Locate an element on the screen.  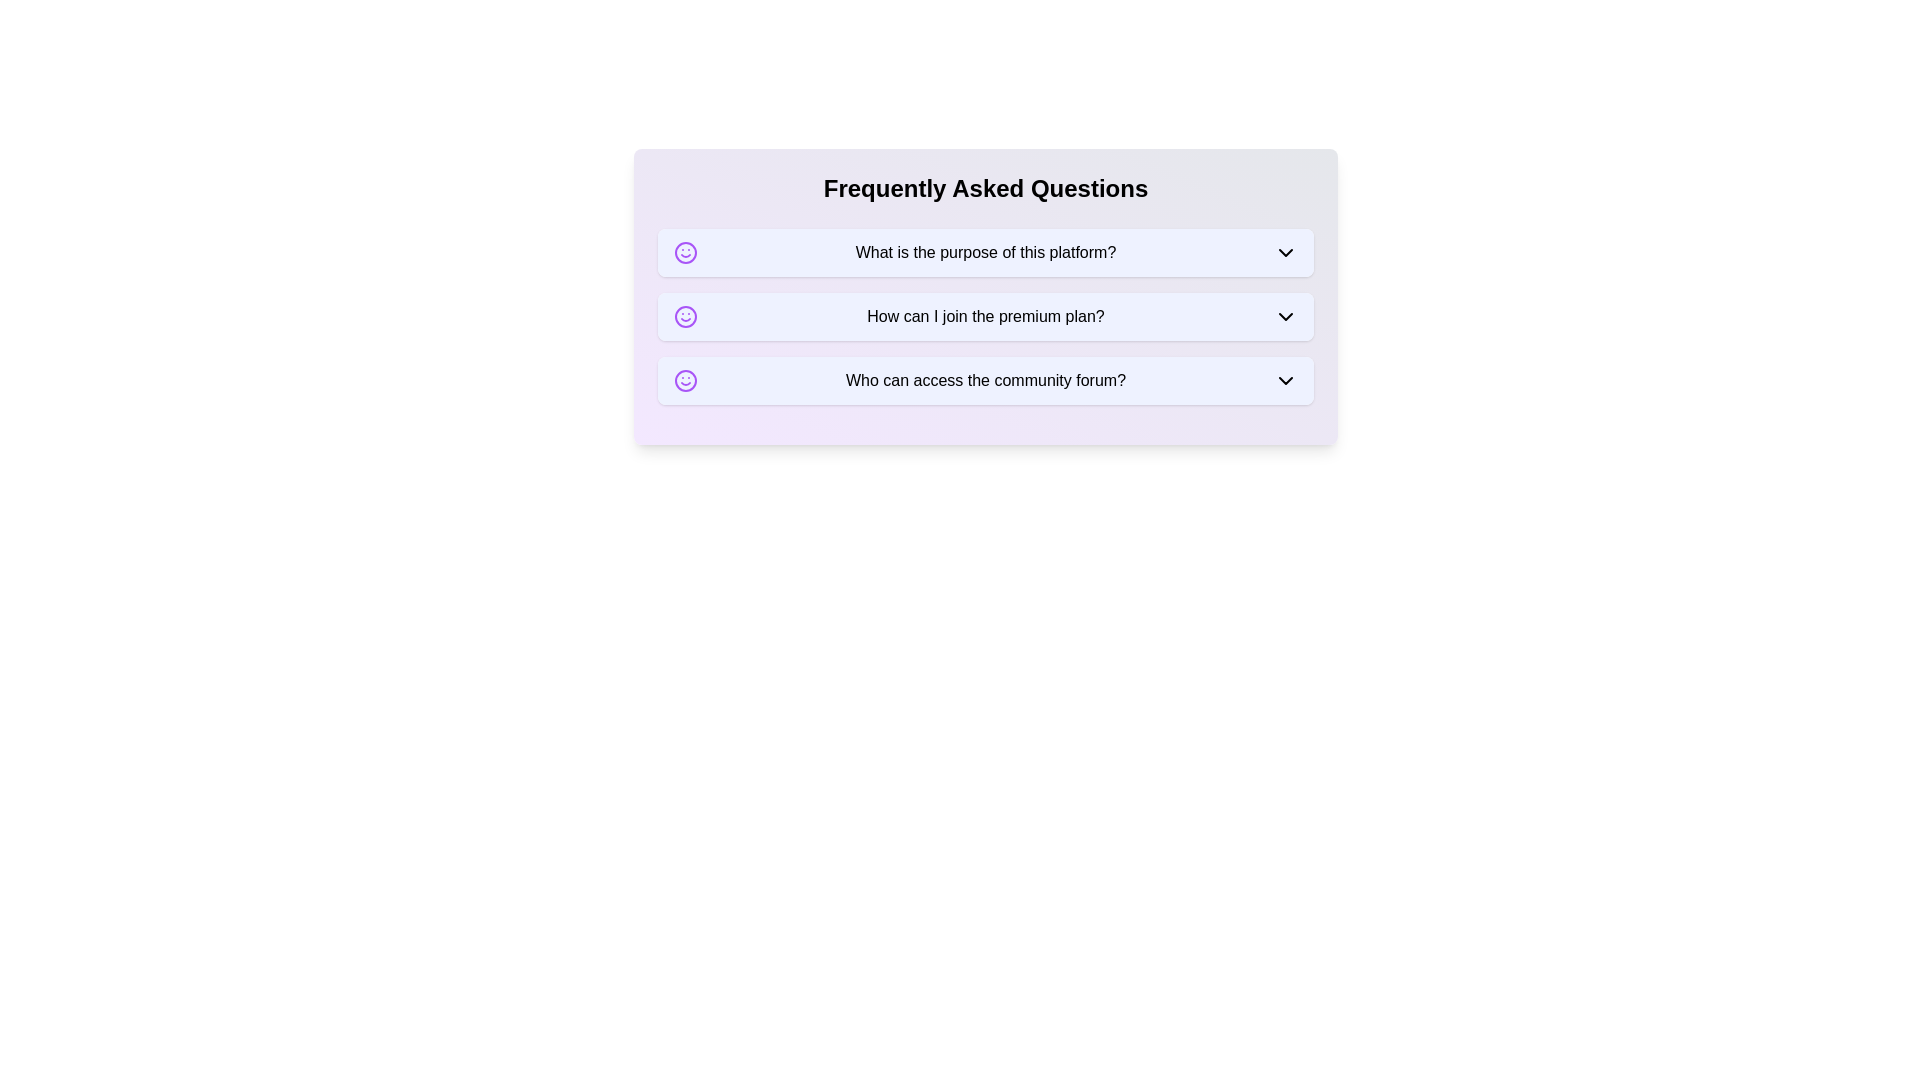
the circular decorative icon resembling a smiley face, which has a purple outline and is located to the left of the text in the 'Who can access the community forum?' section of the FAQ is located at coordinates (686, 381).